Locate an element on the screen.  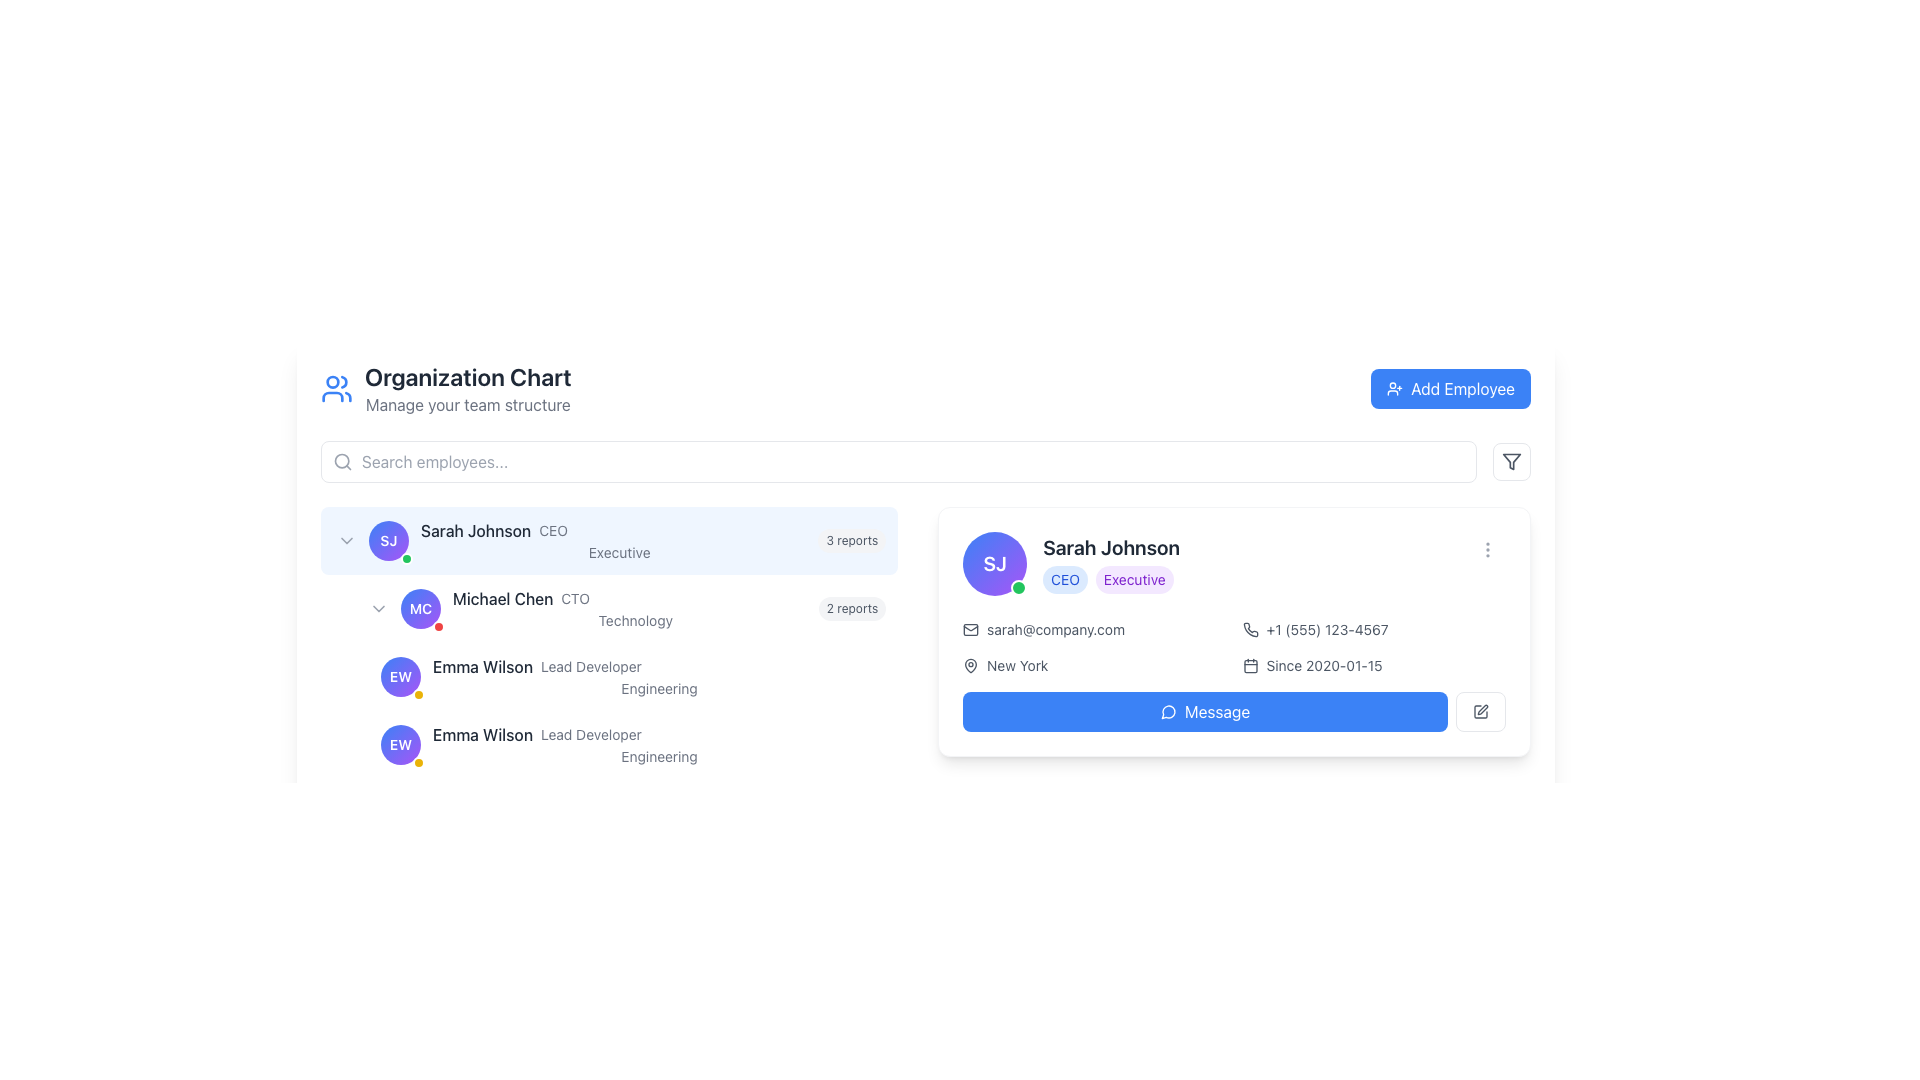
the Vertical Ellipsis Button located at the top-right corner of Sarah Johnson's detailed view is located at coordinates (1488, 550).